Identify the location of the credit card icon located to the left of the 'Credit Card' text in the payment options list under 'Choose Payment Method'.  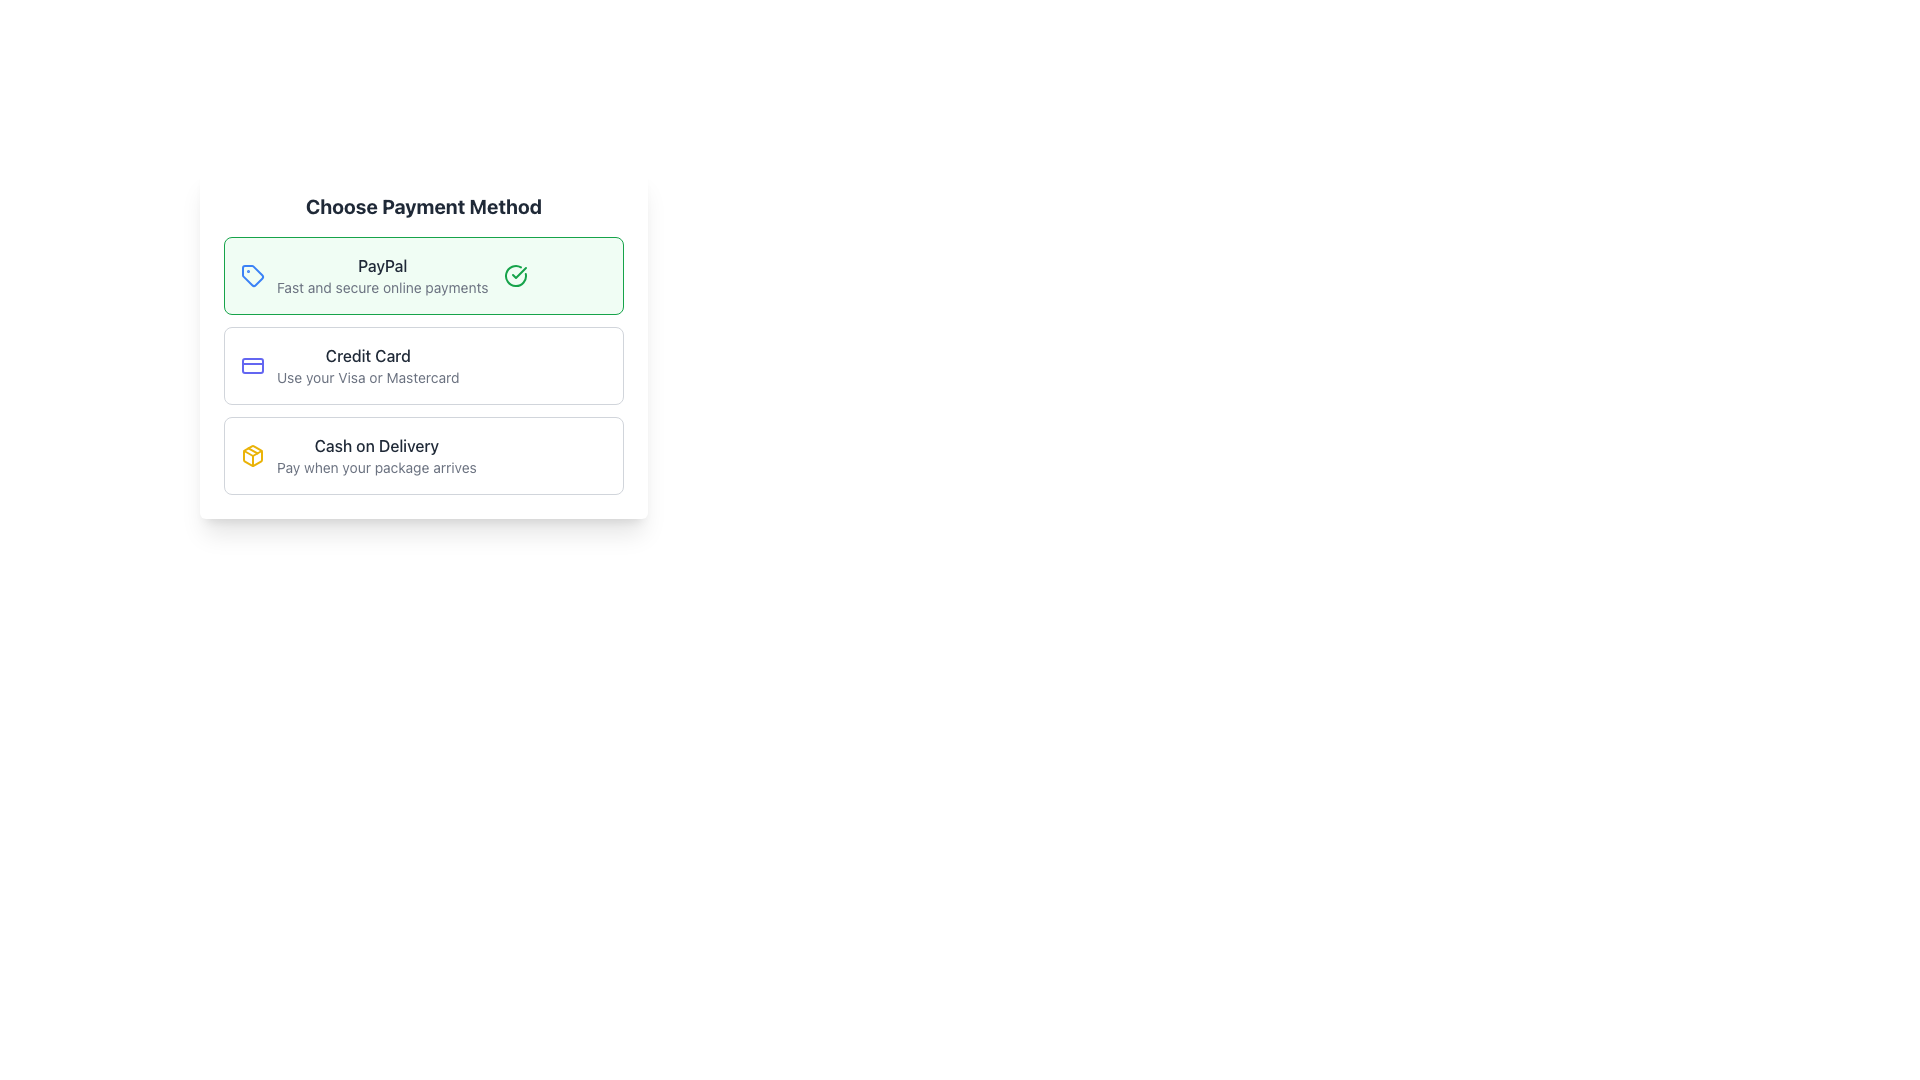
(252, 366).